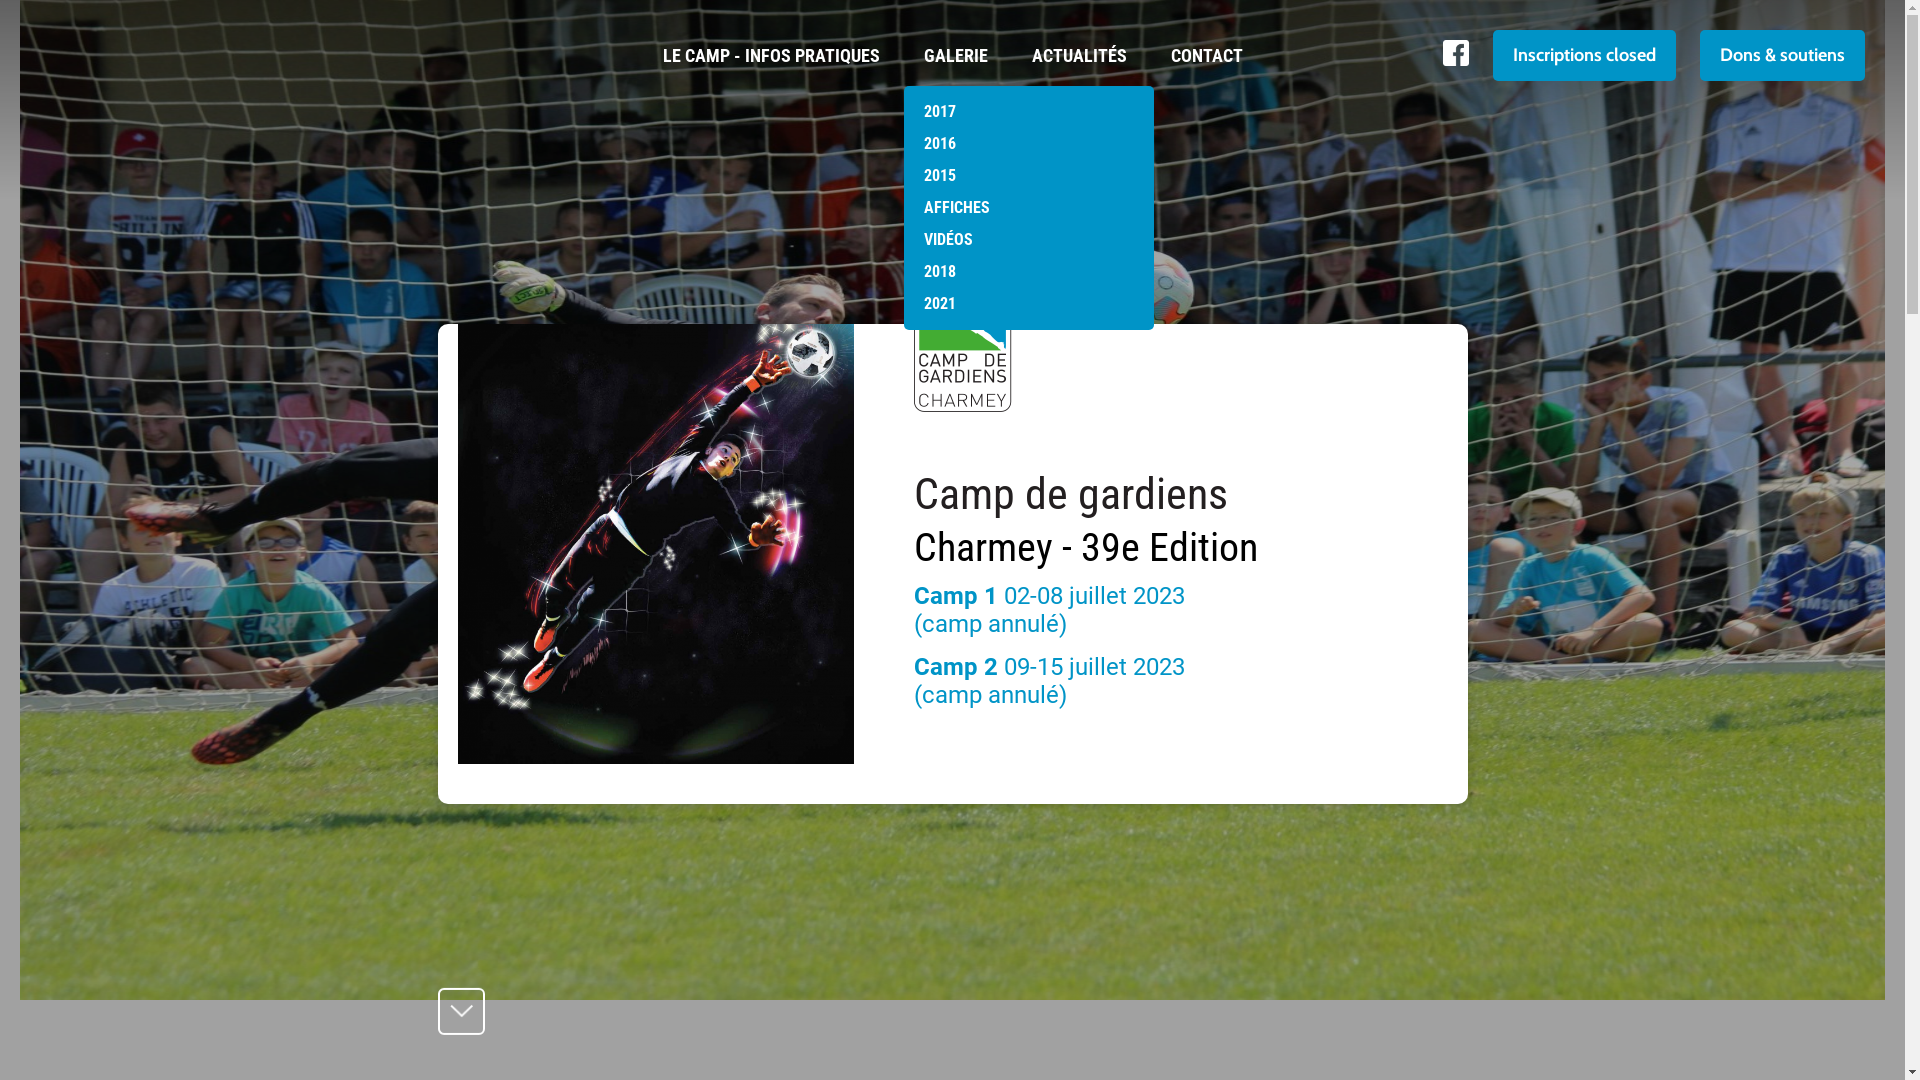 The image size is (1920, 1080). Describe the element at coordinates (1028, 272) in the screenshot. I see `'2018'` at that location.